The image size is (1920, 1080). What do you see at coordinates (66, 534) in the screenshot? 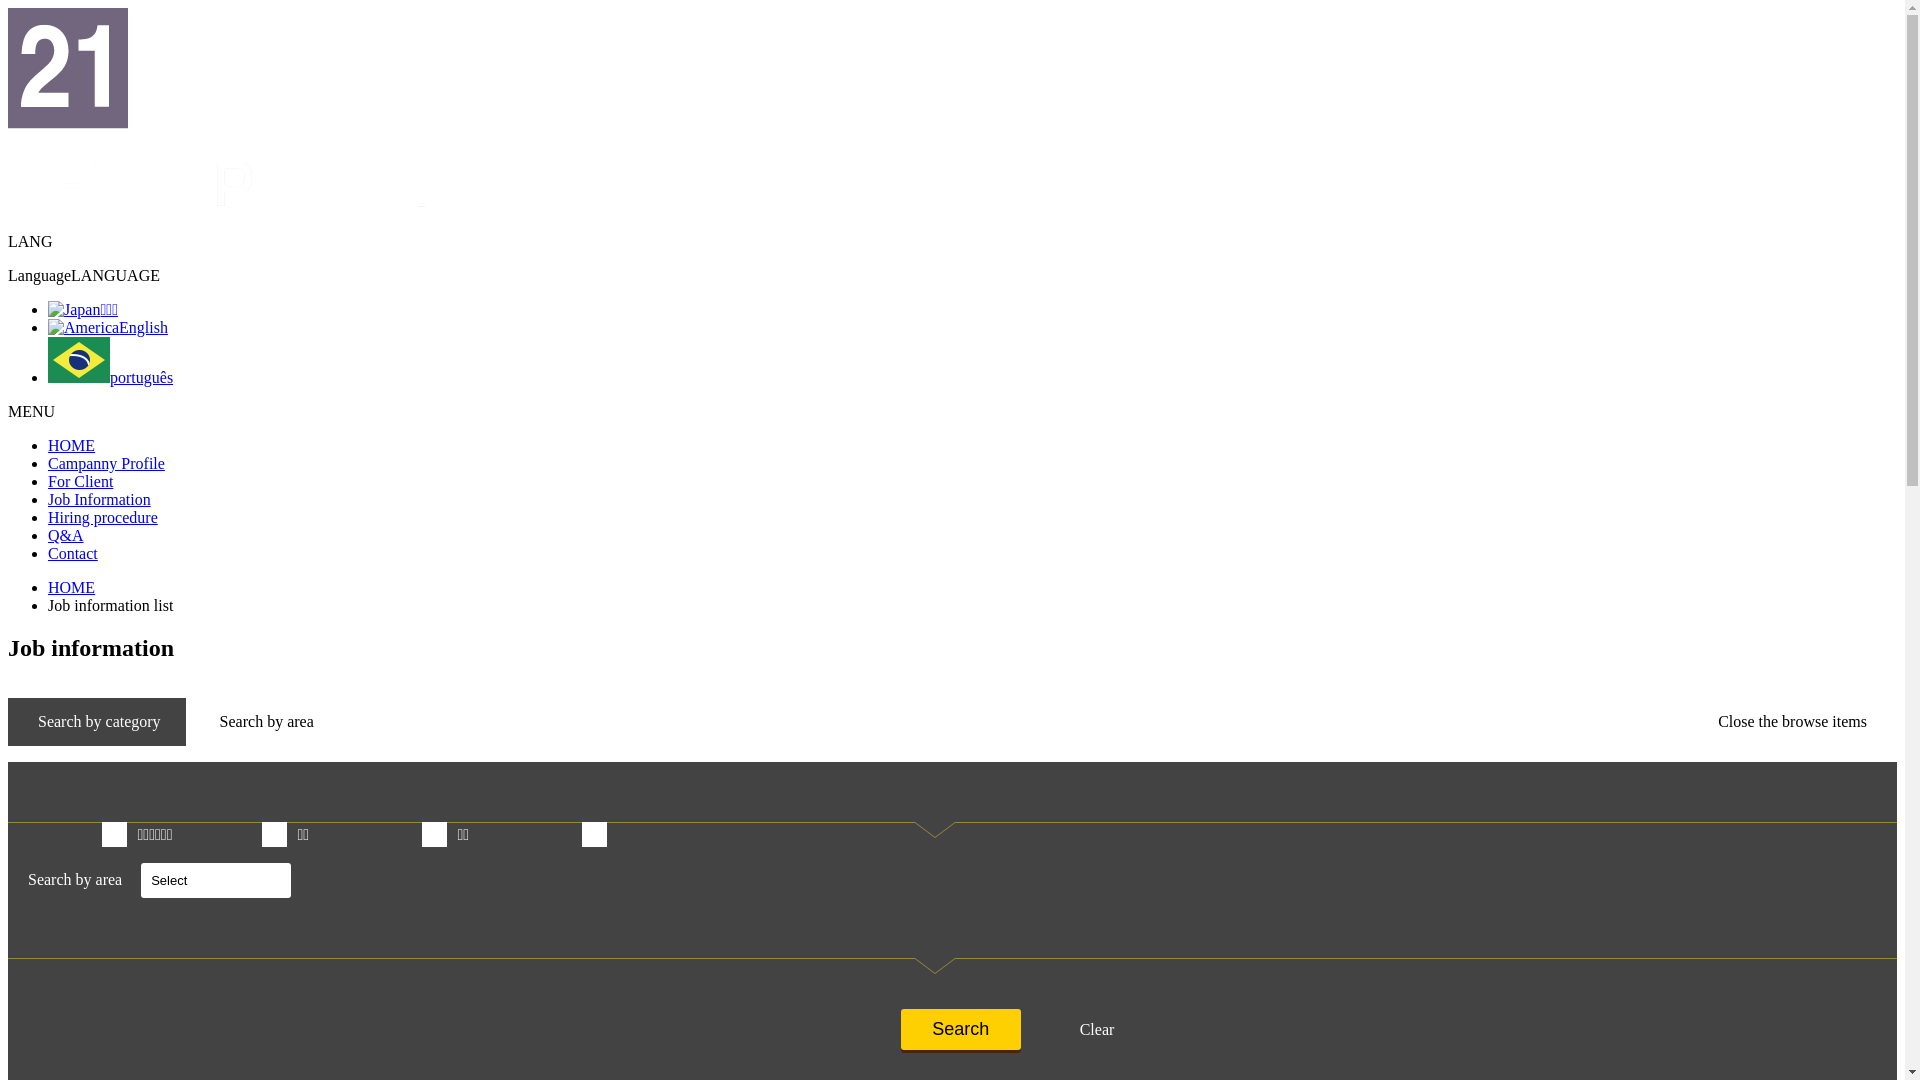
I see `'Q&A'` at bounding box center [66, 534].